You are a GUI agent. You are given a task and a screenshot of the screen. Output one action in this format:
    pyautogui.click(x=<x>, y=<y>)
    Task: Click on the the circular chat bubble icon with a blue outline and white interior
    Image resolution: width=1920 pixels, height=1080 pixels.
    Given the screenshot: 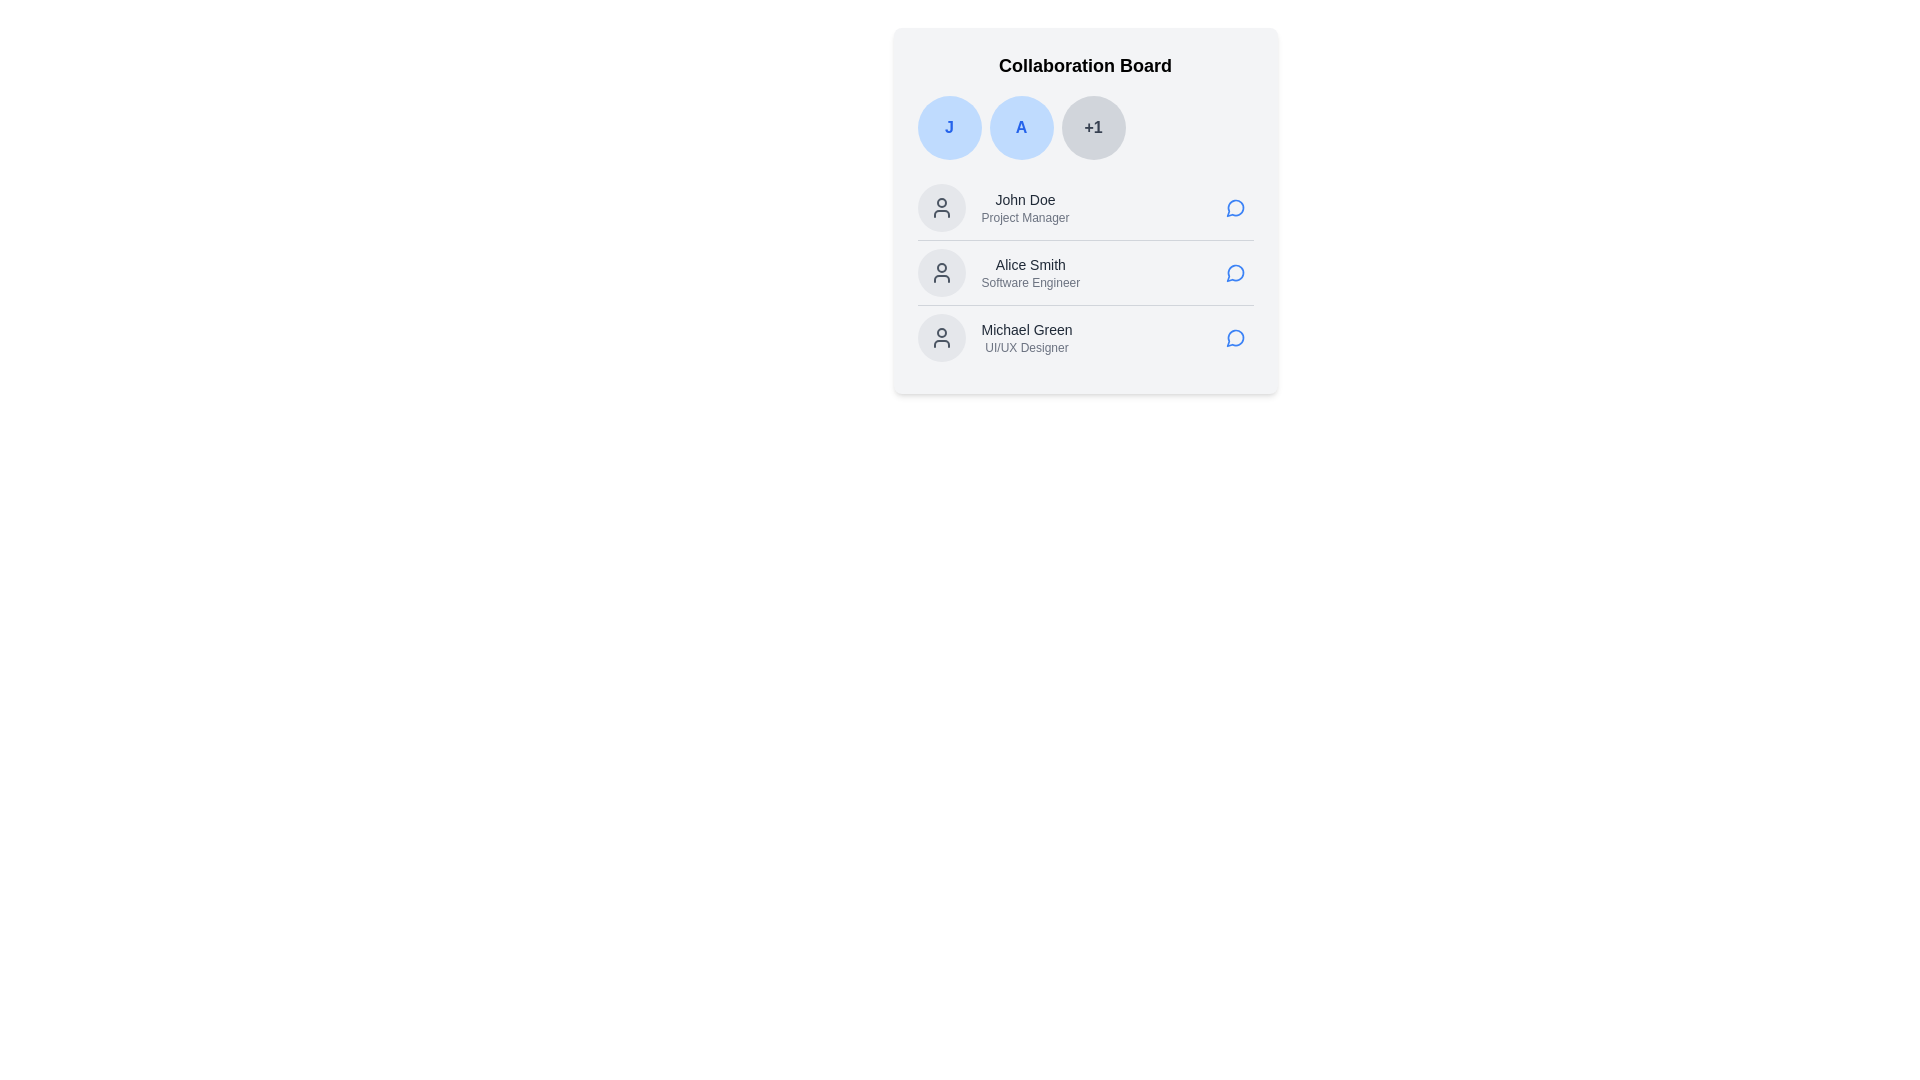 What is the action you would take?
    pyautogui.click(x=1234, y=337)
    